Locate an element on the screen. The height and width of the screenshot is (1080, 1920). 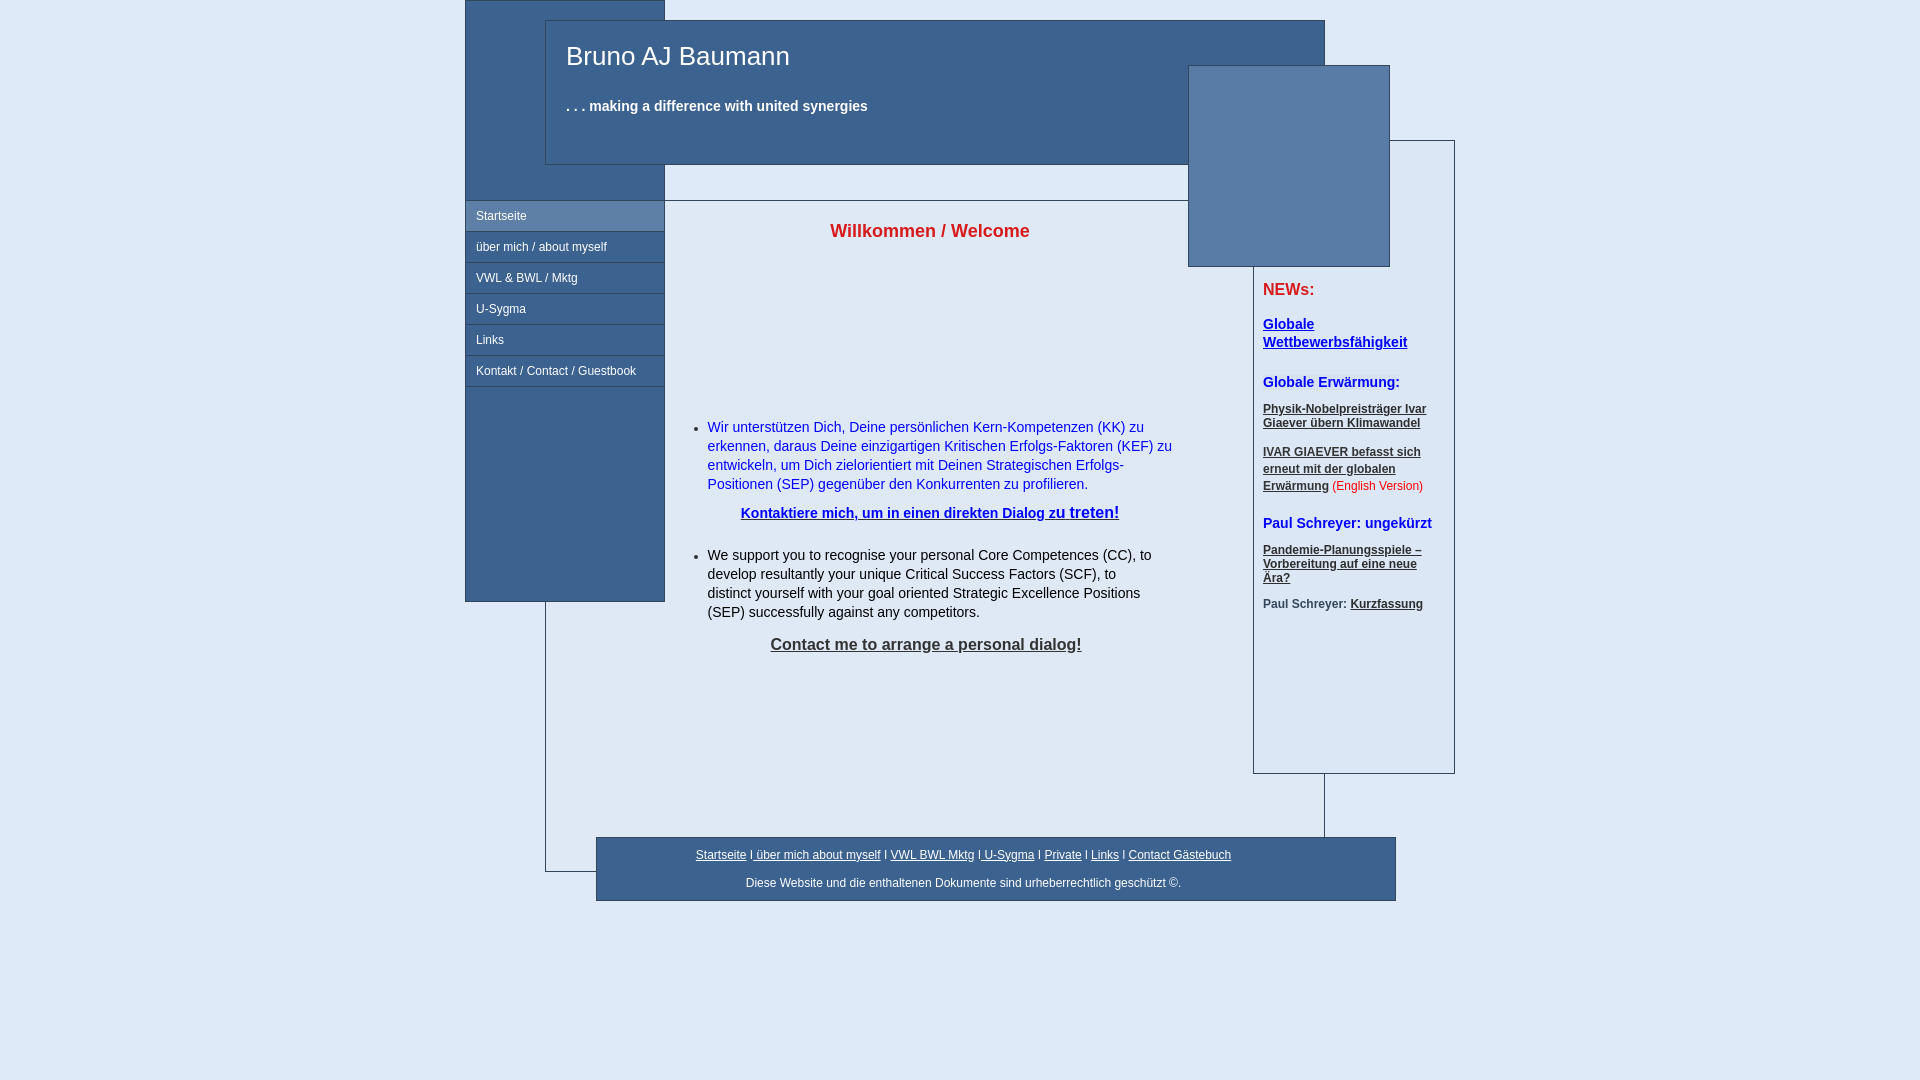
'Startseite' is located at coordinates (696, 855).